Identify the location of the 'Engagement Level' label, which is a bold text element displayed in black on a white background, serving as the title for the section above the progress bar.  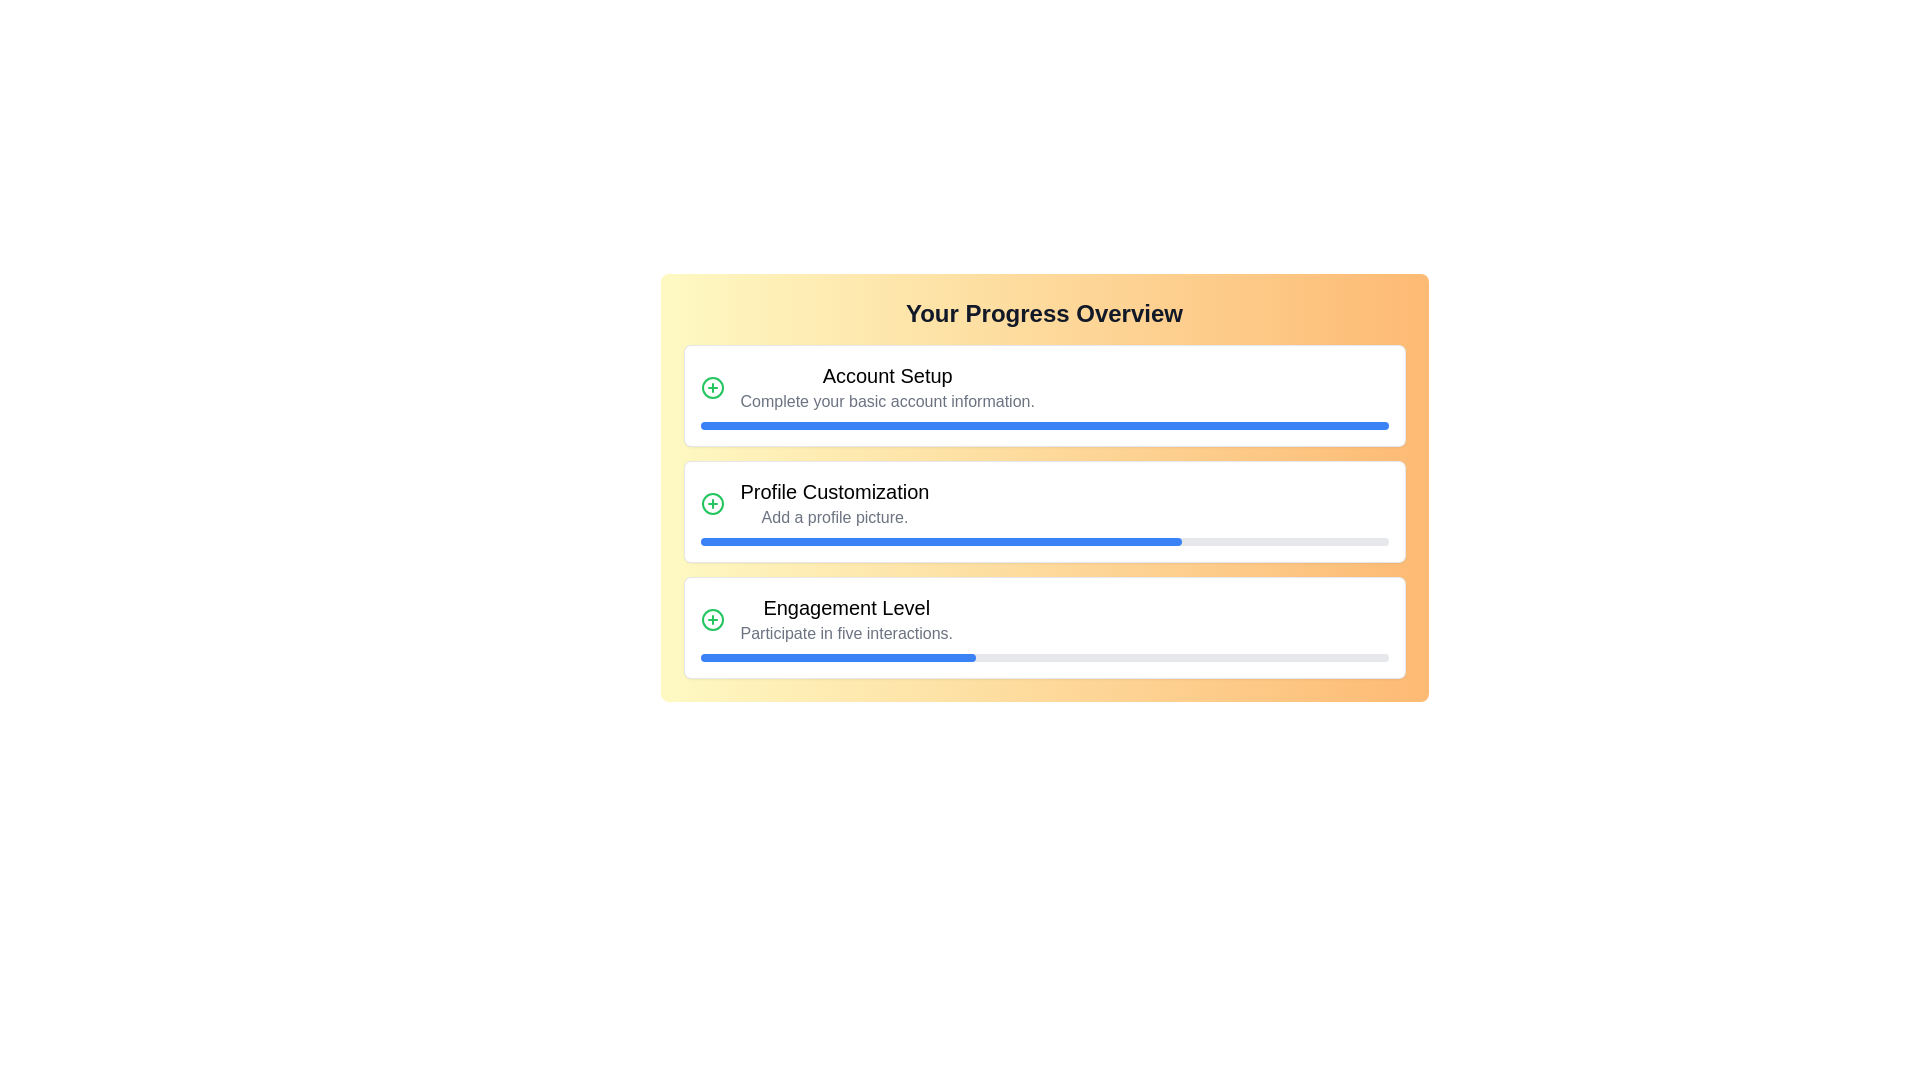
(846, 607).